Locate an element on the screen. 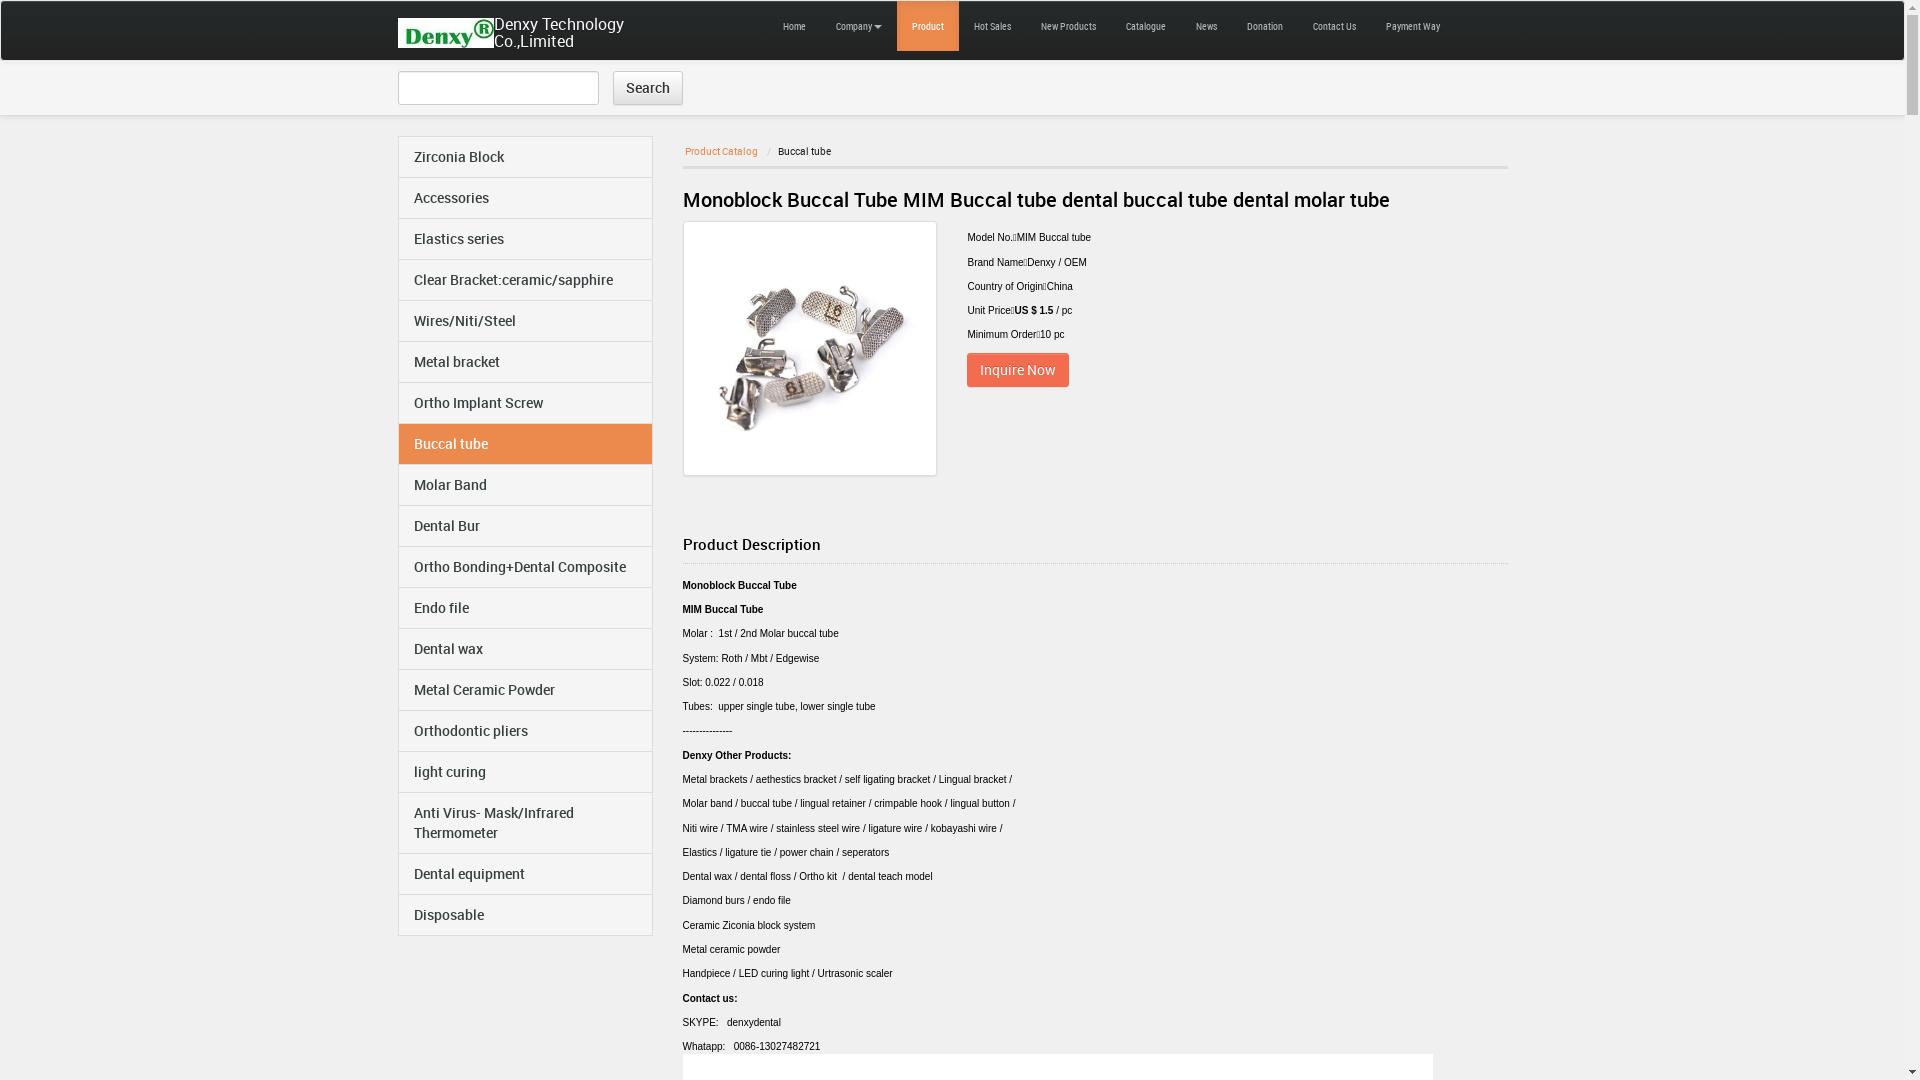 This screenshot has width=1920, height=1080. 'Product' is located at coordinates (925, 26).